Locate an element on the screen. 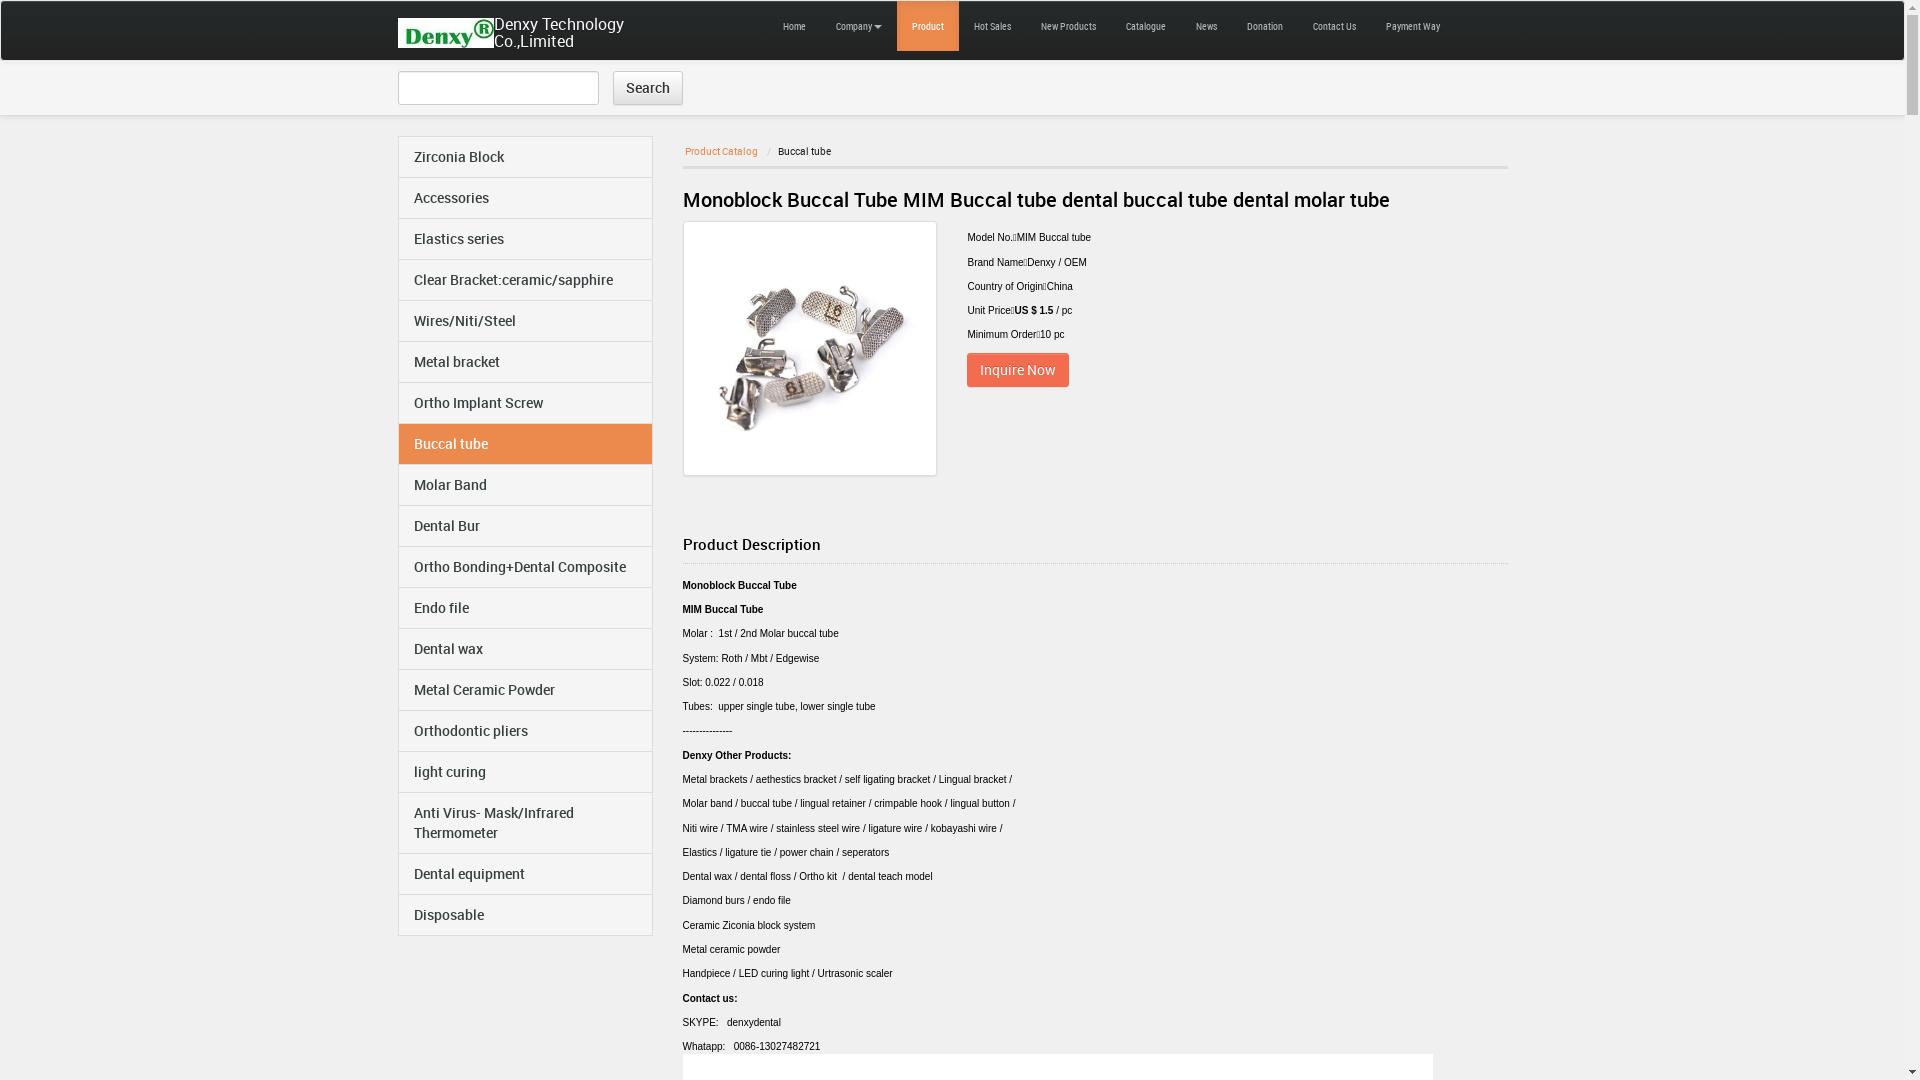 This screenshot has width=1920, height=1080. 'Product' is located at coordinates (925, 26).